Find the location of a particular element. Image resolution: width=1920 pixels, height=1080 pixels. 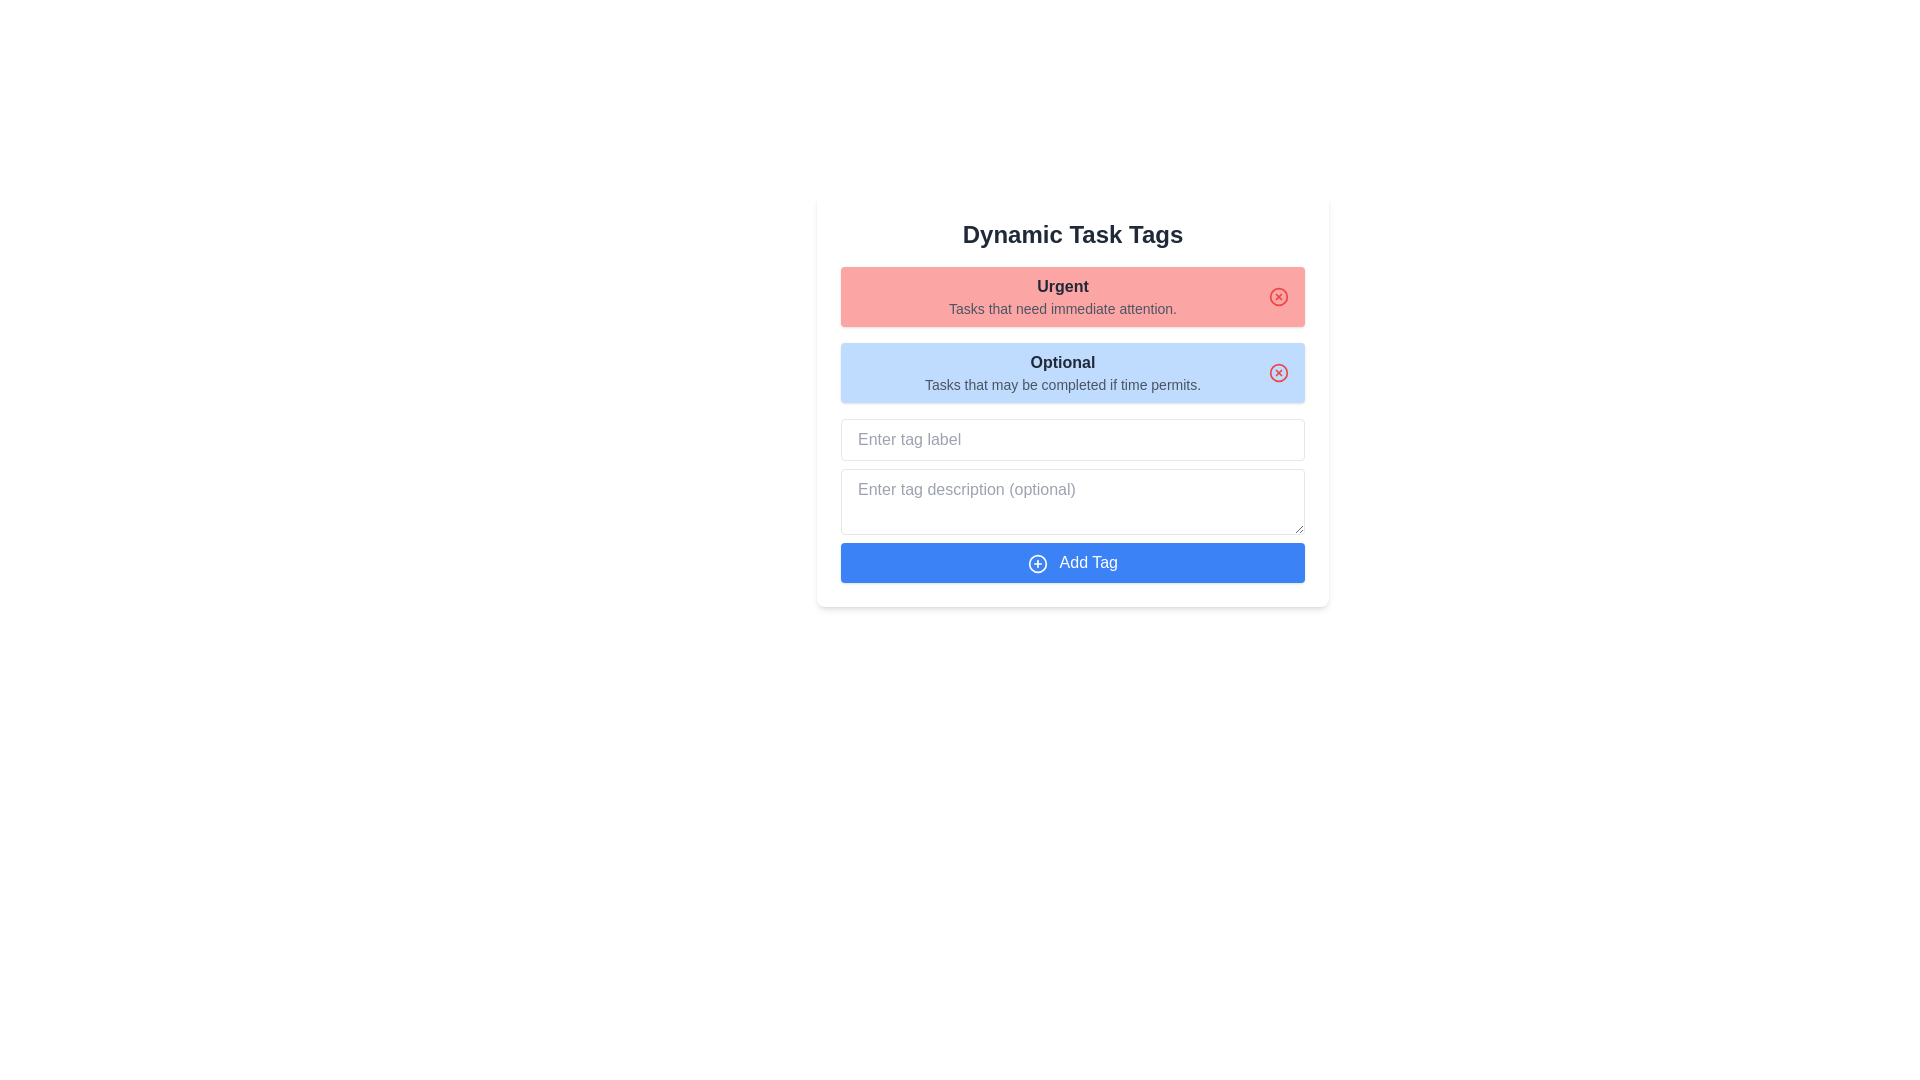

the text display component that describes the task category 'Optional,' which is located directly below the 'Urgent' tag is located at coordinates (1061, 373).